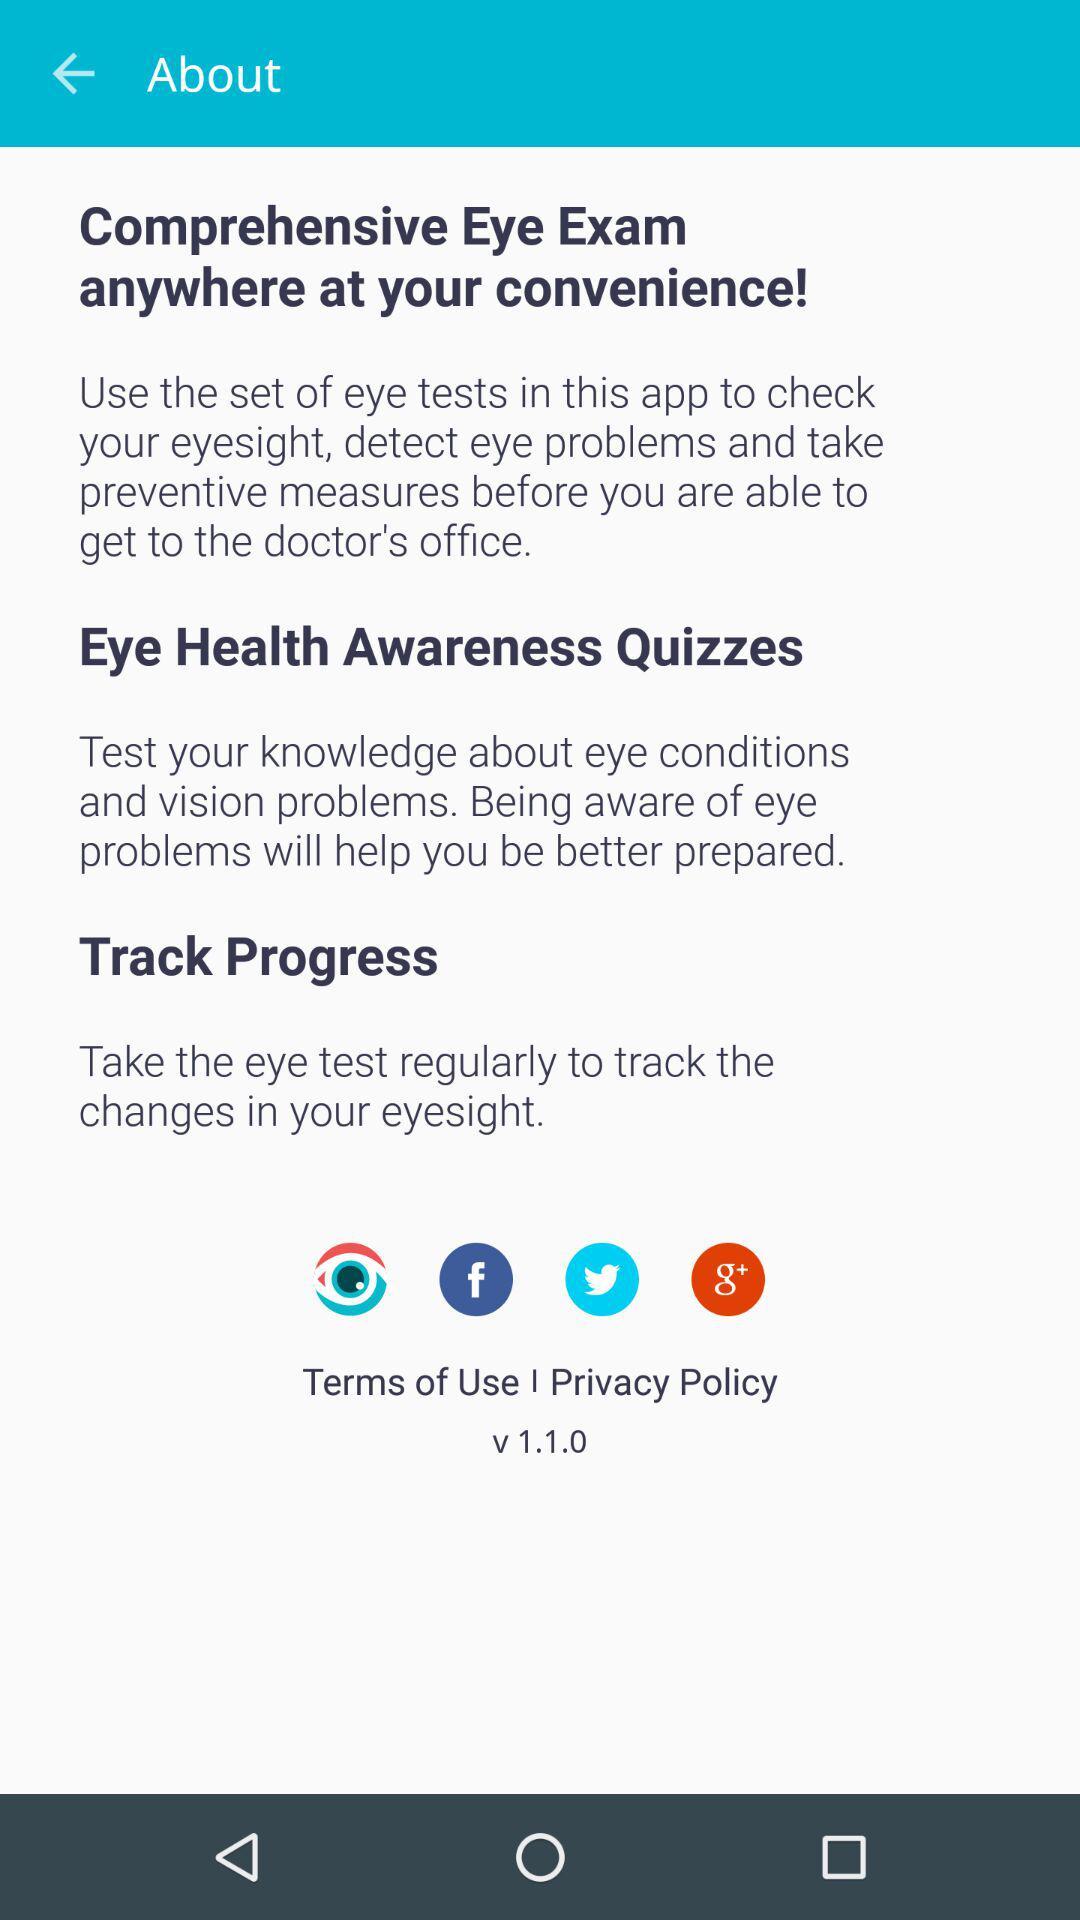 The width and height of the screenshot is (1080, 1920). I want to click on connect to company twitter page, so click(601, 1278).